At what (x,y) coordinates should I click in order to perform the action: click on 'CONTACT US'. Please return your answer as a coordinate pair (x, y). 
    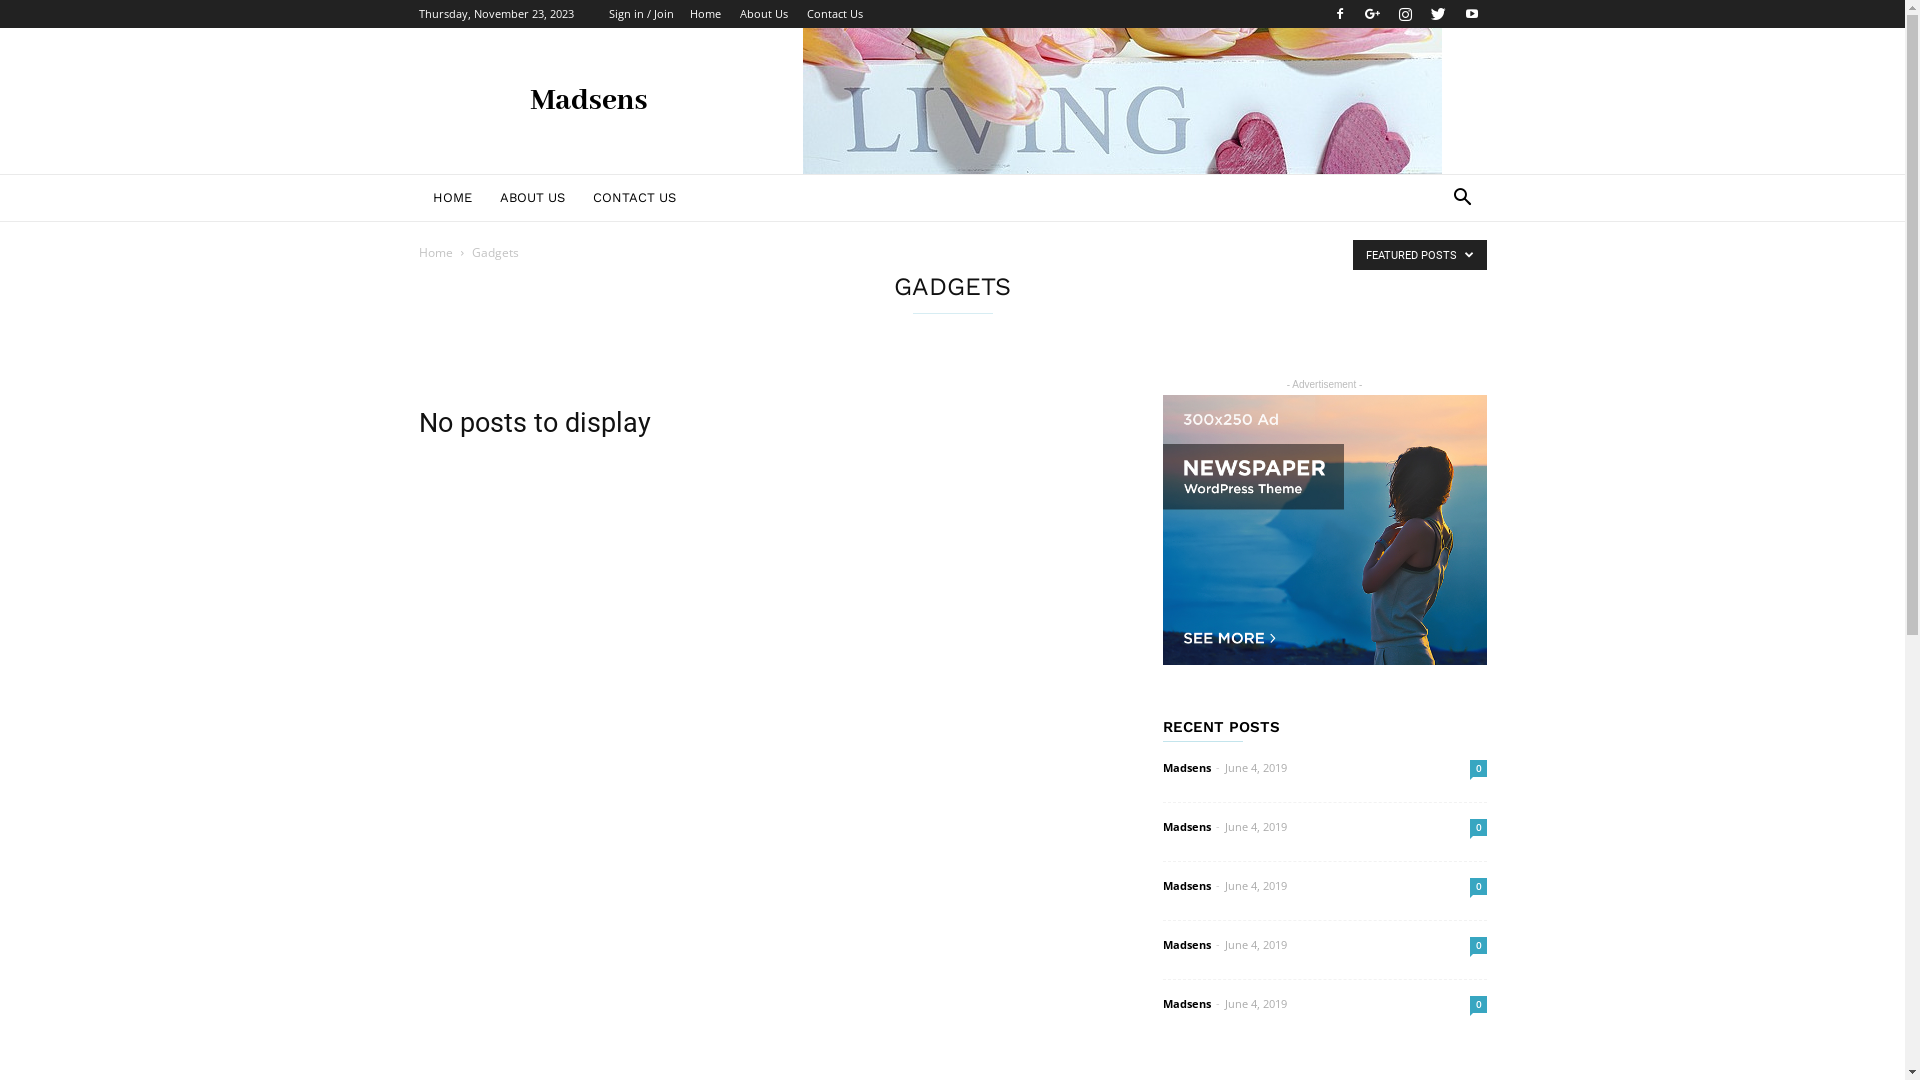
    Looking at the image, I should click on (576, 197).